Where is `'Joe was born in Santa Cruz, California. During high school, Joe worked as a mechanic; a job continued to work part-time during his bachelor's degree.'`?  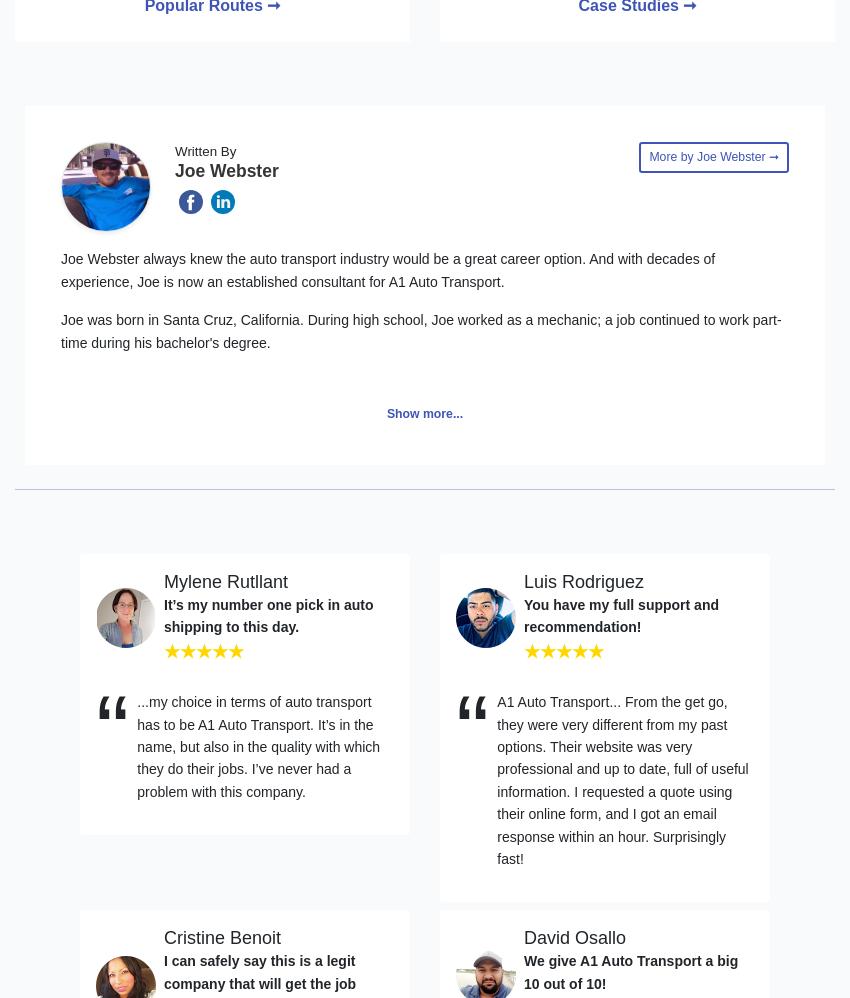 'Joe was born in Santa Cruz, California. During high school, Joe worked as a mechanic; a job continued to work part-time during his bachelor's degree.' is located at coordinates (421, 331).